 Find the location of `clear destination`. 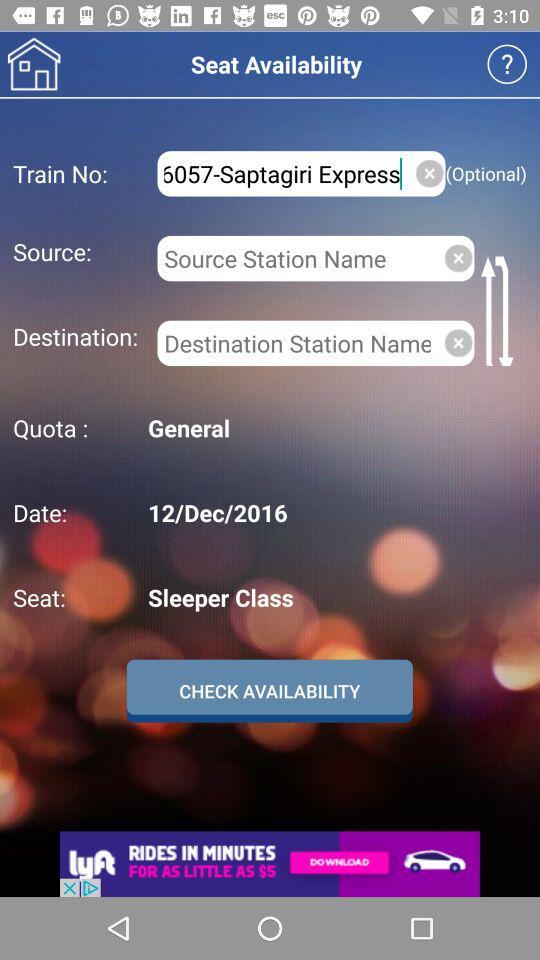

clear destination is located at coordinates (458, 343).